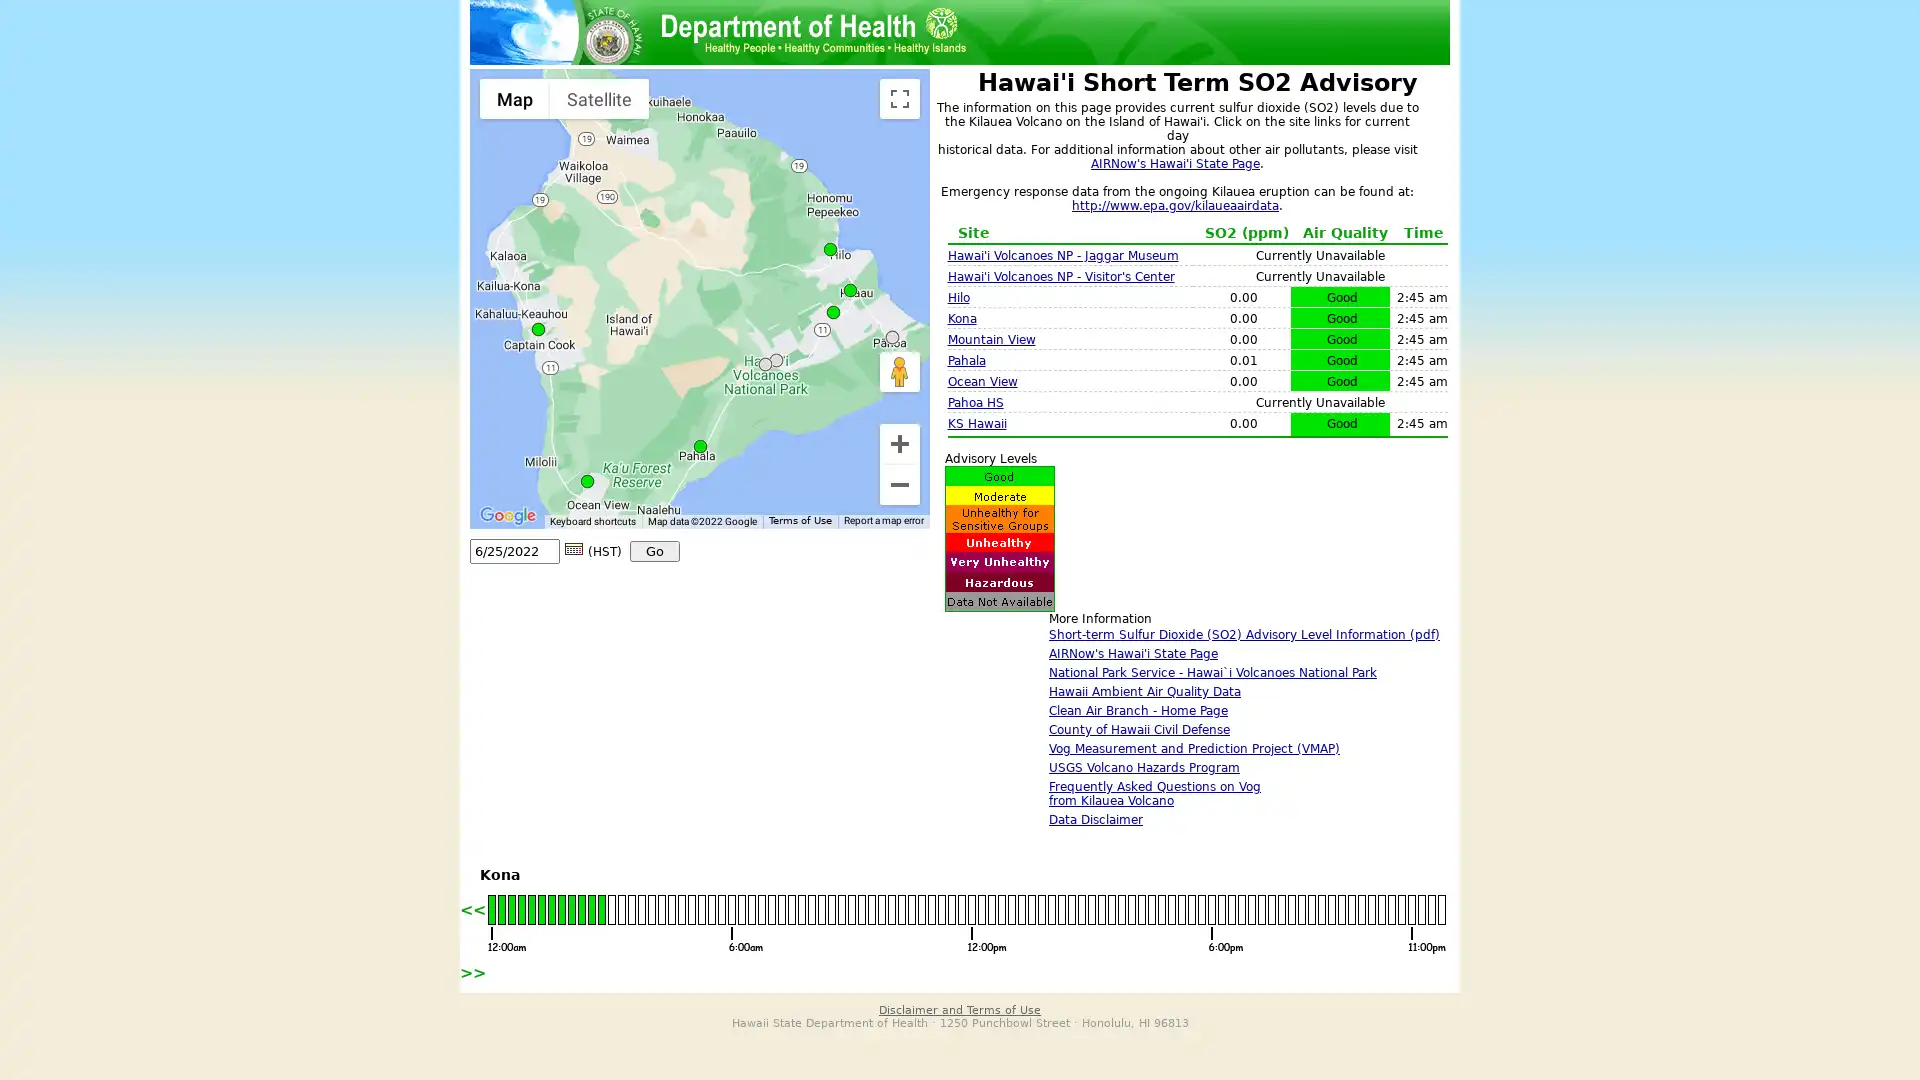 The image size is (1920, 1080). Describe the element at coordinates (850, 290) in the screenshot. I see `KS Hawaii: SO2 0.00 ppm (Good) on 06/25 at 02:45 am` at that location.